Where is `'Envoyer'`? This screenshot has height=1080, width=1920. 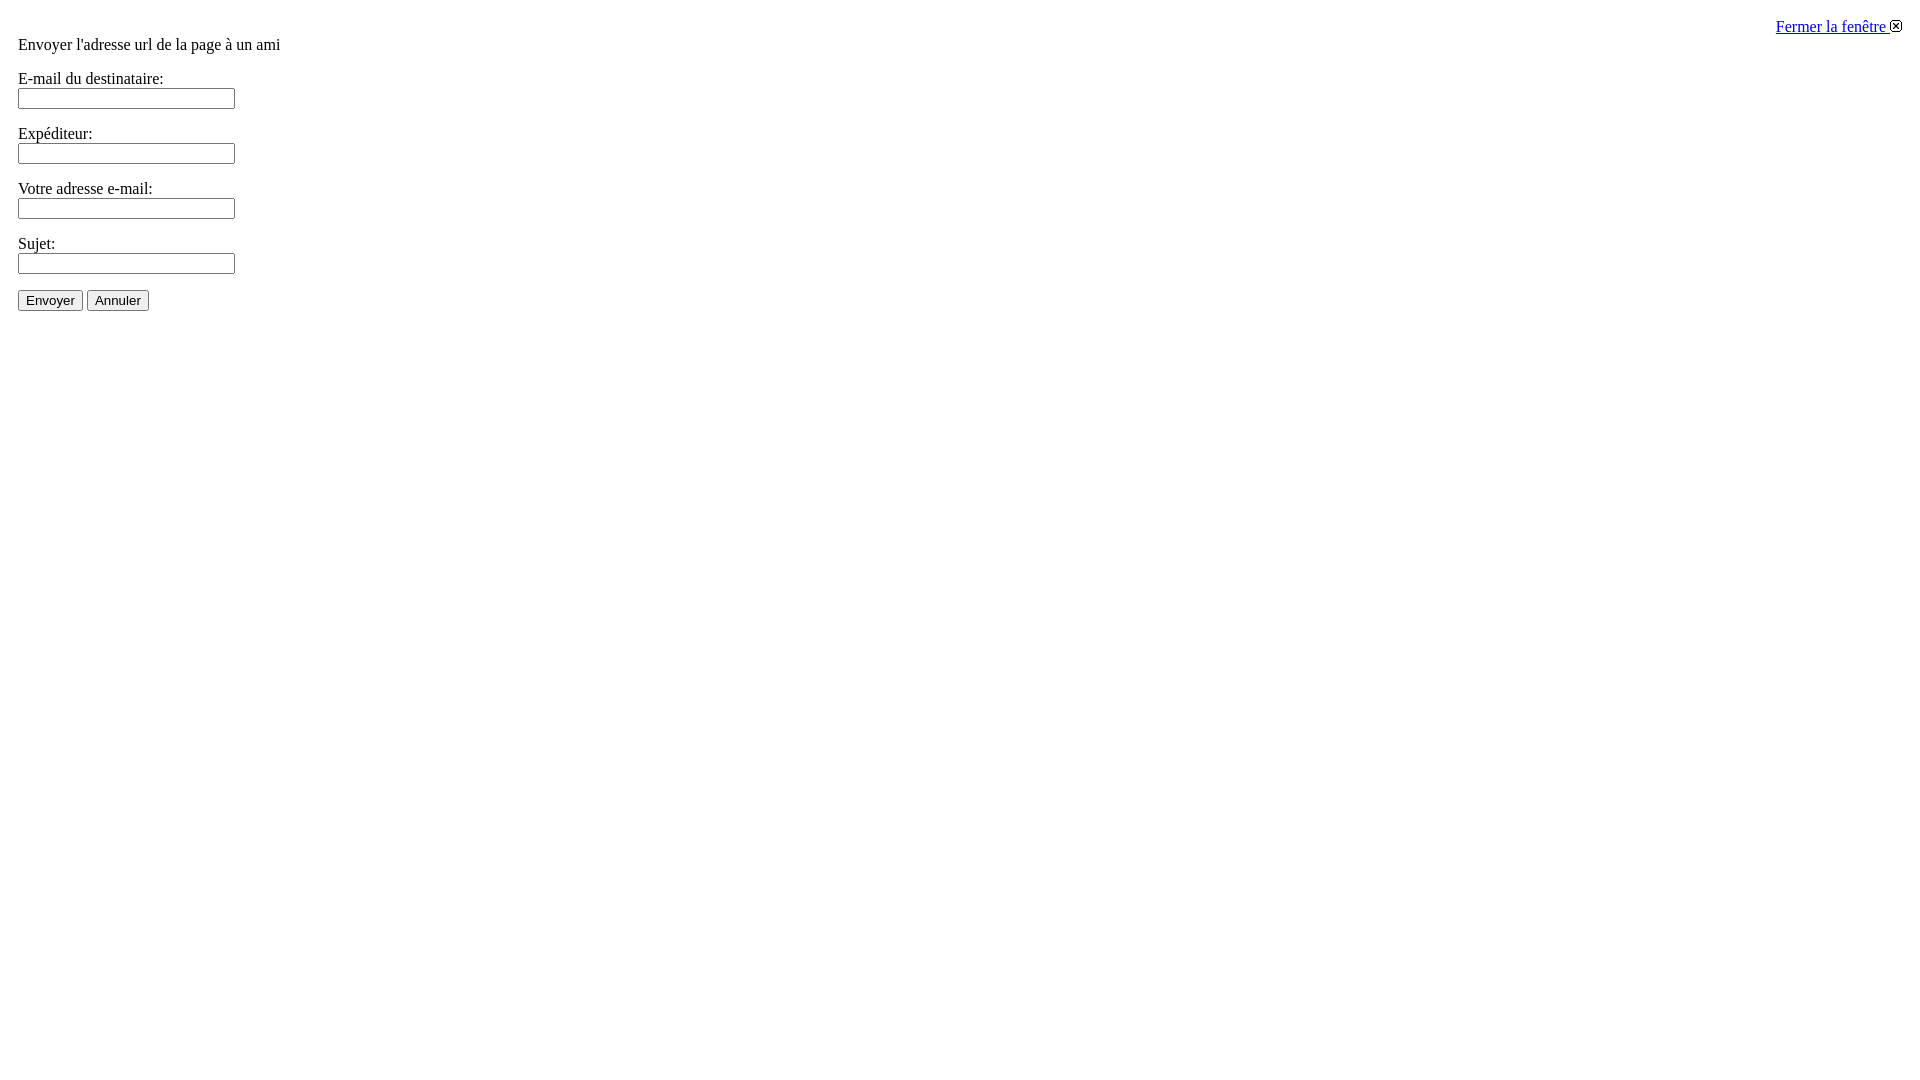 'Envoyer' is located at coordinates (18, 300).